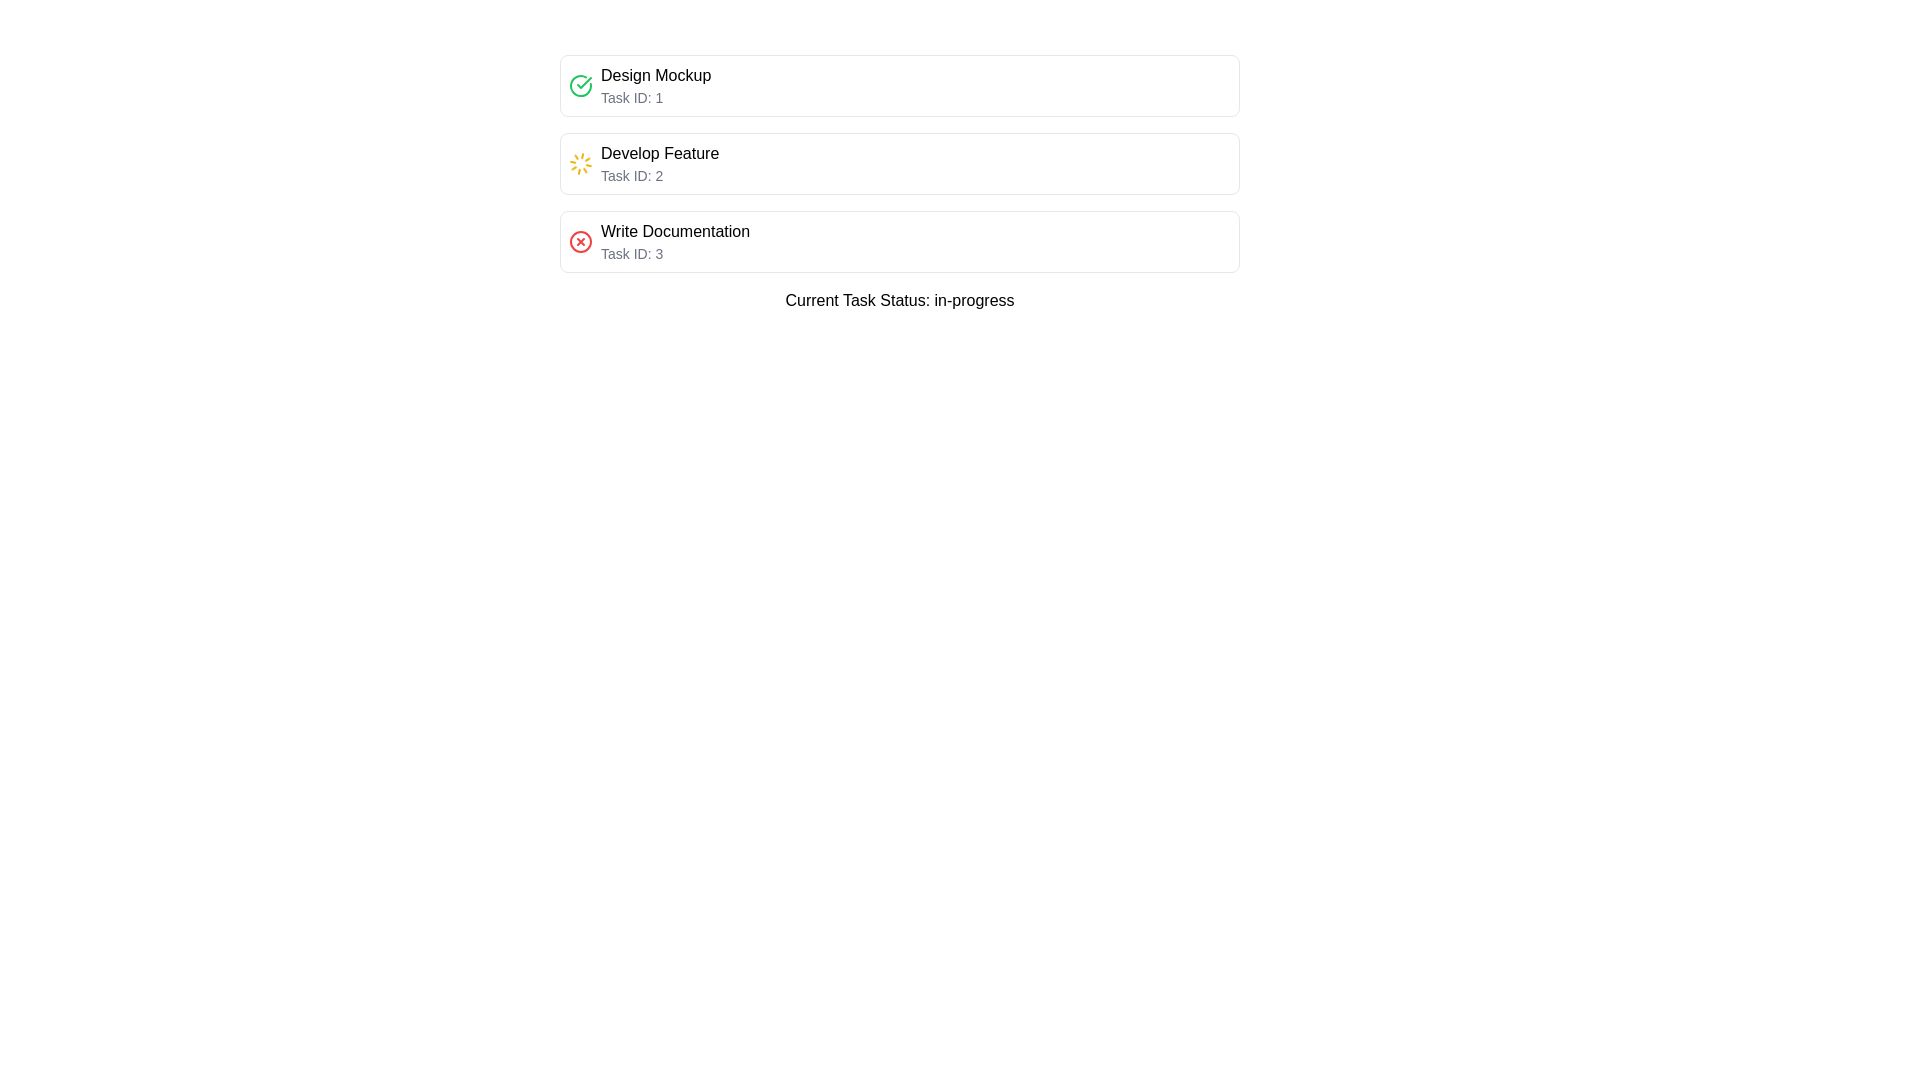  I want to click on the Text Label displaying 'Develop Feature', which is part of the list item under 'Task ID: 2', so click(660, 153).